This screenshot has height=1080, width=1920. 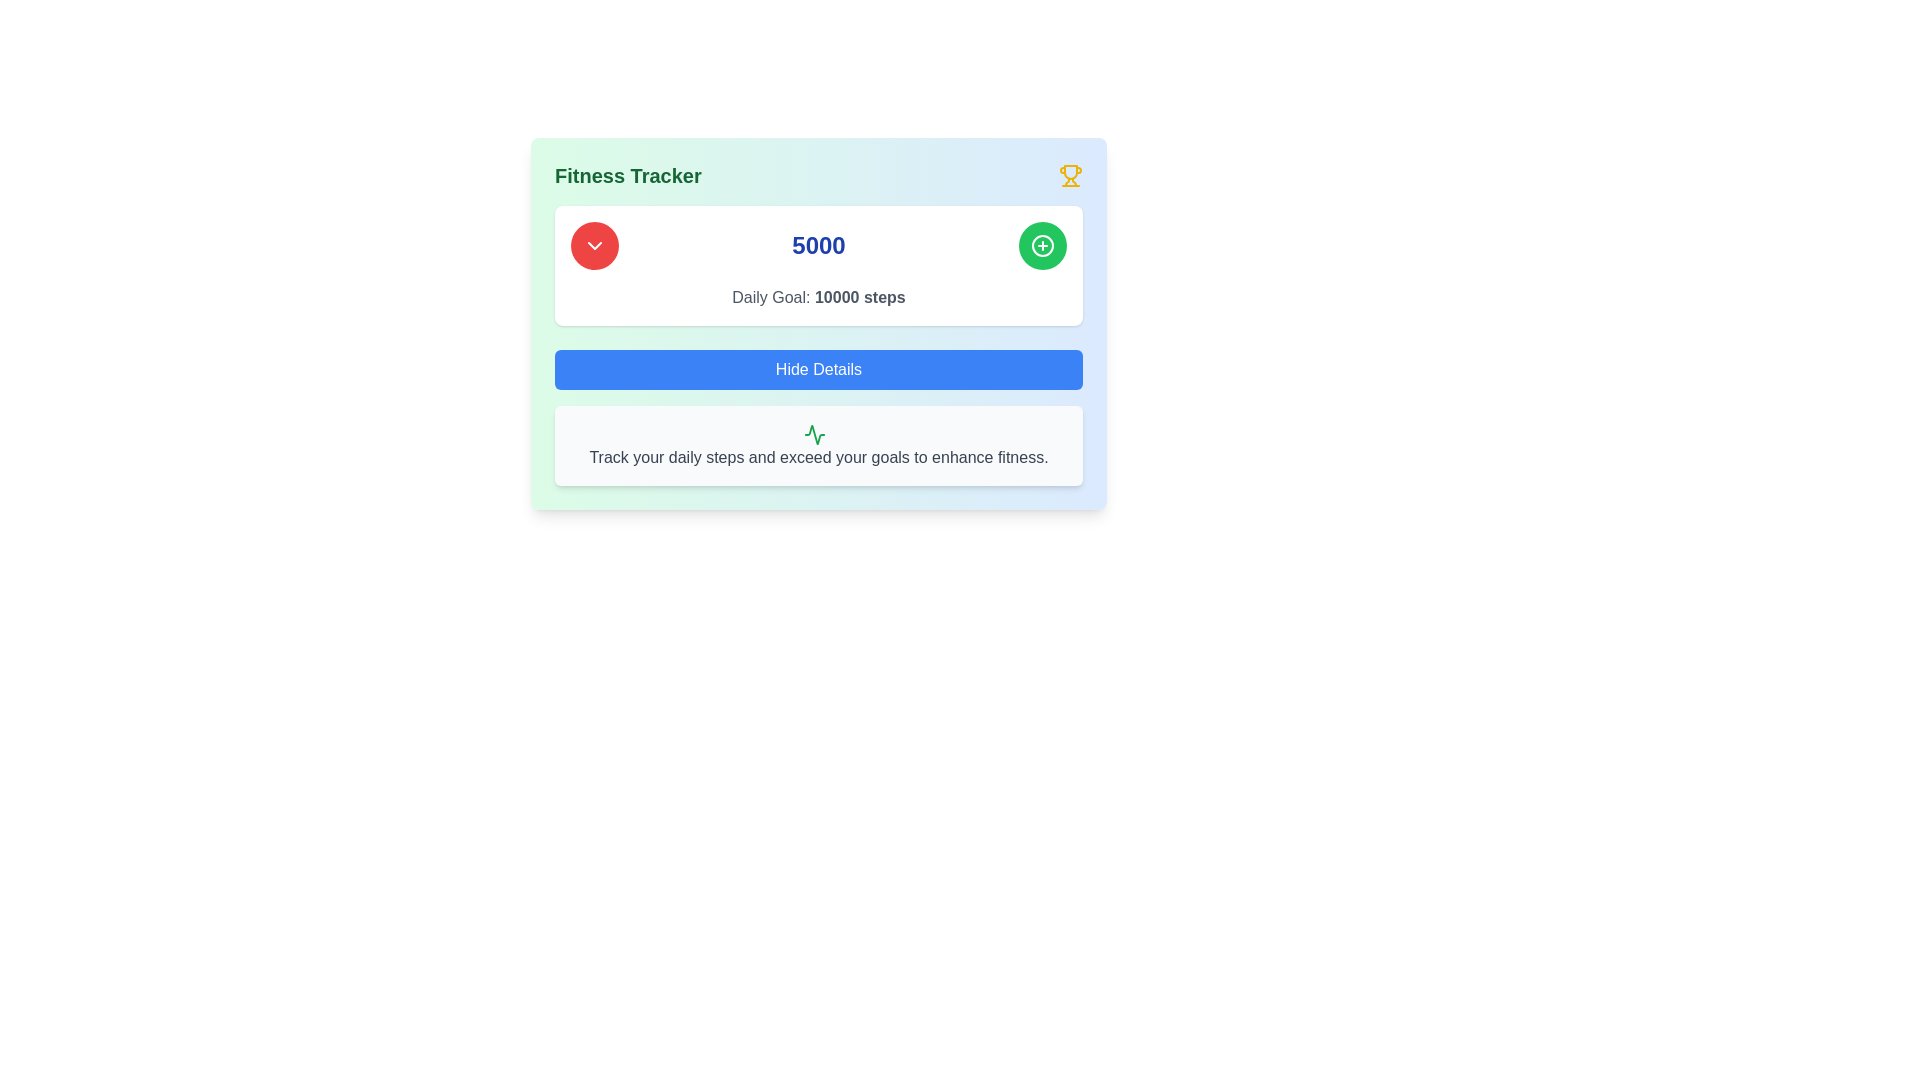 I want to click on the informational text block containing the green activity icon and the text 'Track your daily steps and exceed your goals to enhance fitness.' positioned below the 'Hide Details' button, so click(x=819, y=445).